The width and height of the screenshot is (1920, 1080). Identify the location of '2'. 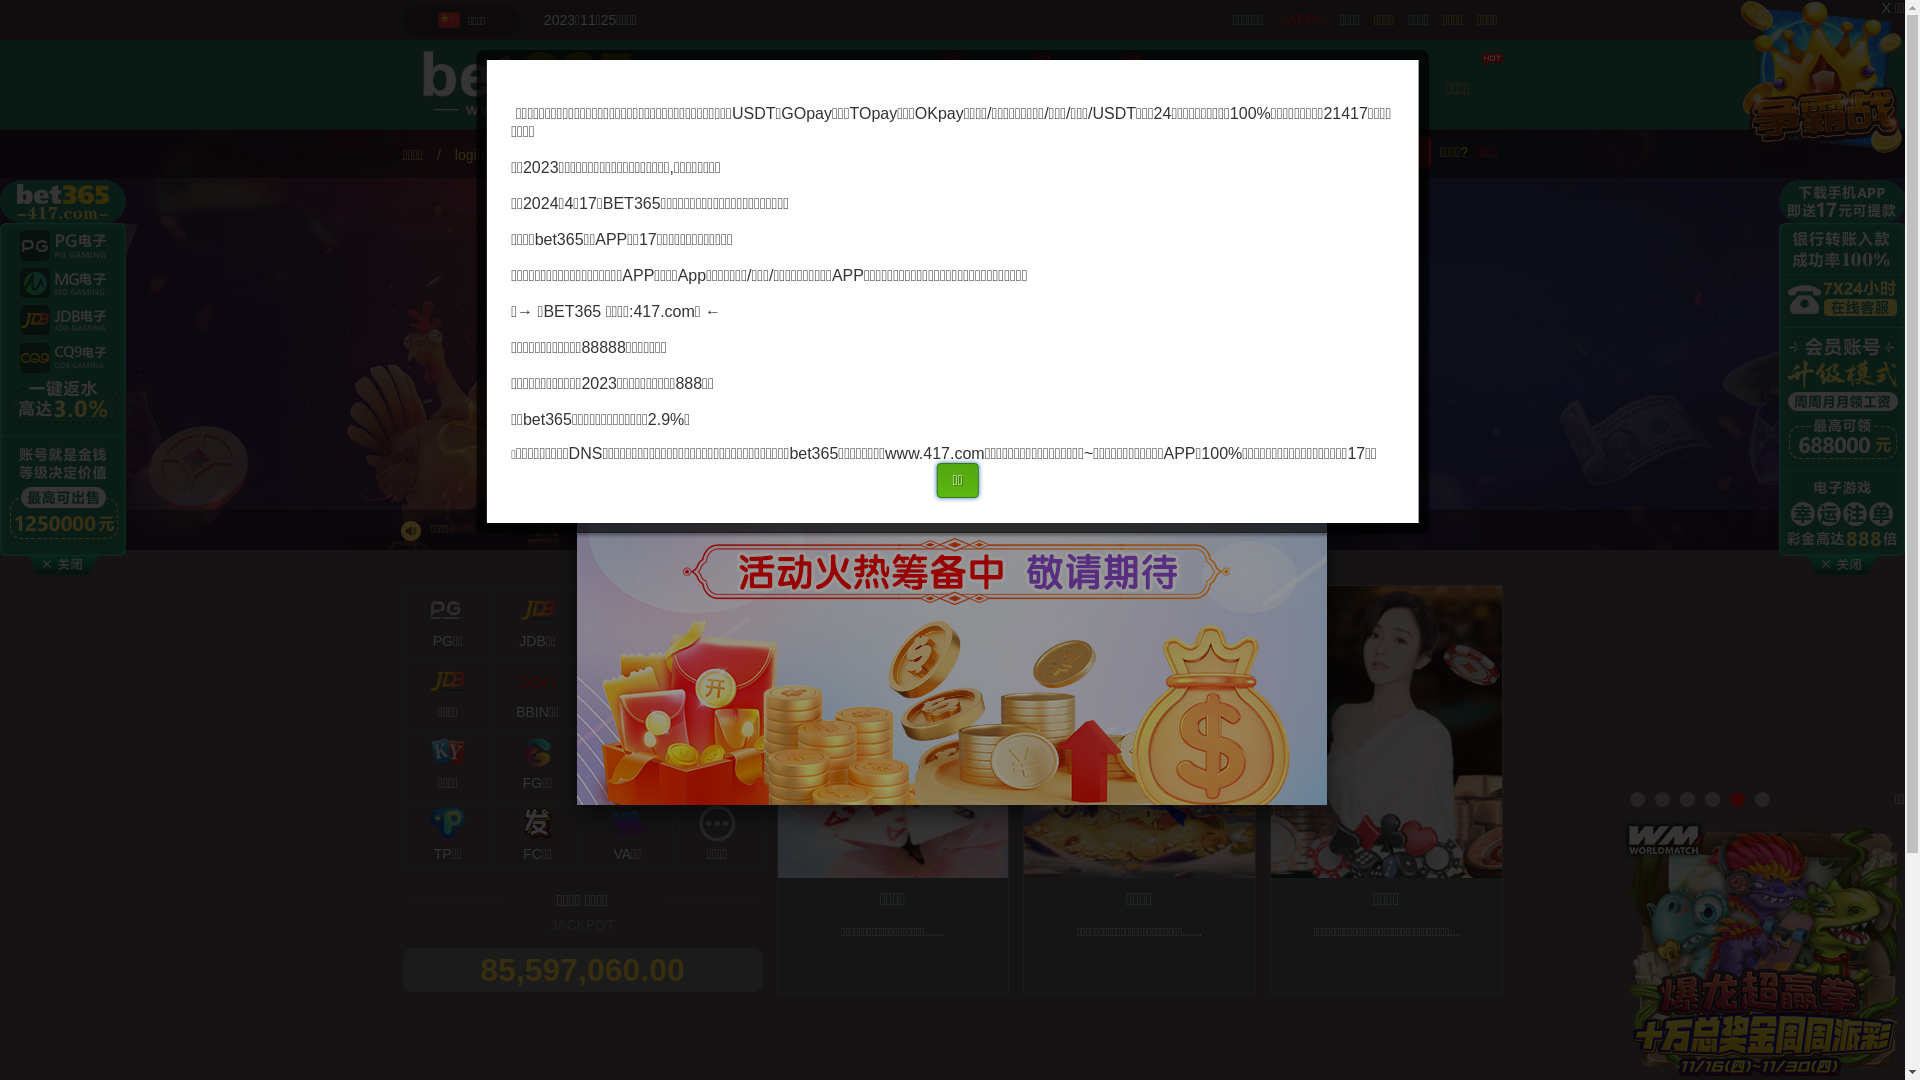
(1655, 798).